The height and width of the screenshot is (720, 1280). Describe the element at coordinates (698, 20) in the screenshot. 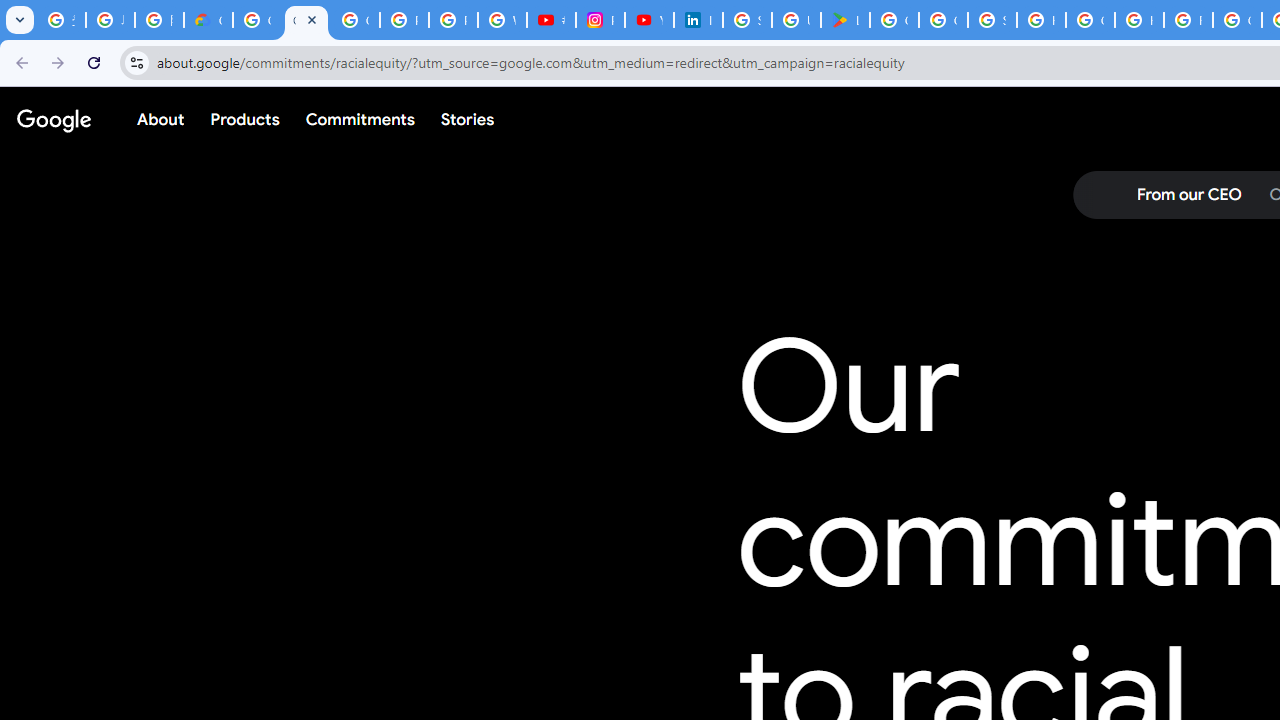

I see `'Identity verification via Persona | LinkedIn Help'` at that location.